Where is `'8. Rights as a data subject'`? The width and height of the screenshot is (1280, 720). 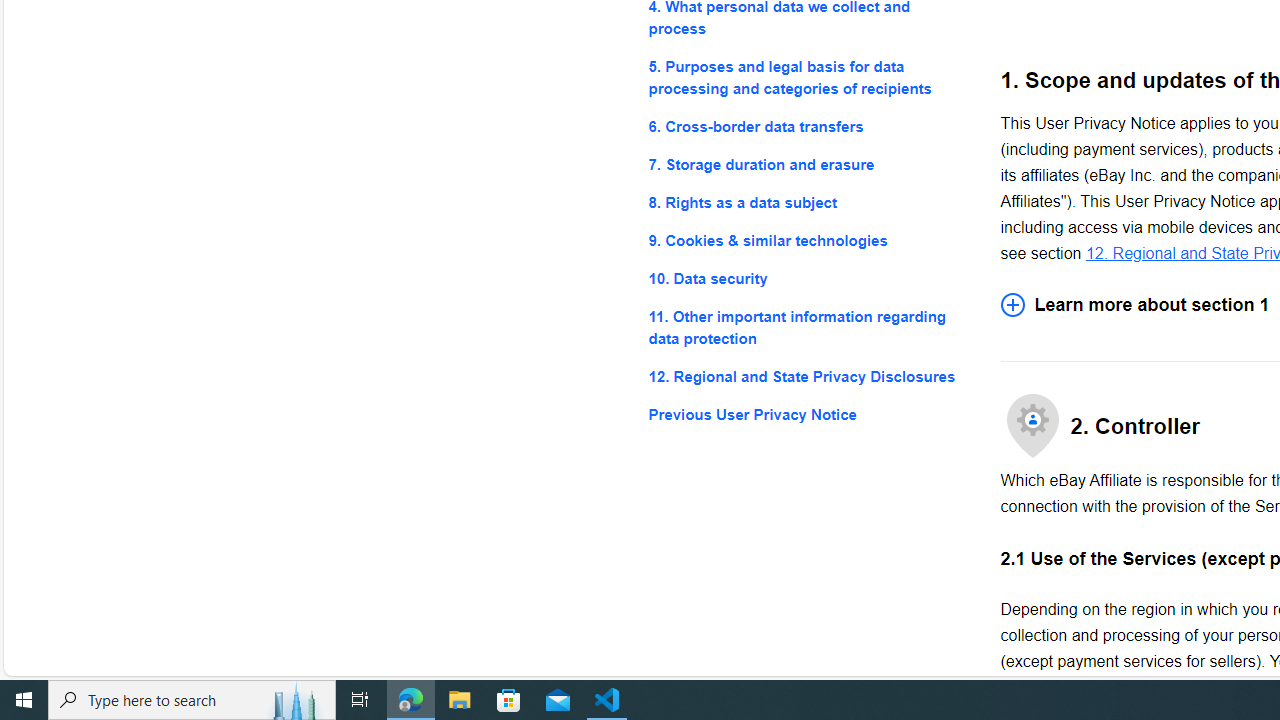
'8. Rights as a data subject' is located at coordinates (808, 203).